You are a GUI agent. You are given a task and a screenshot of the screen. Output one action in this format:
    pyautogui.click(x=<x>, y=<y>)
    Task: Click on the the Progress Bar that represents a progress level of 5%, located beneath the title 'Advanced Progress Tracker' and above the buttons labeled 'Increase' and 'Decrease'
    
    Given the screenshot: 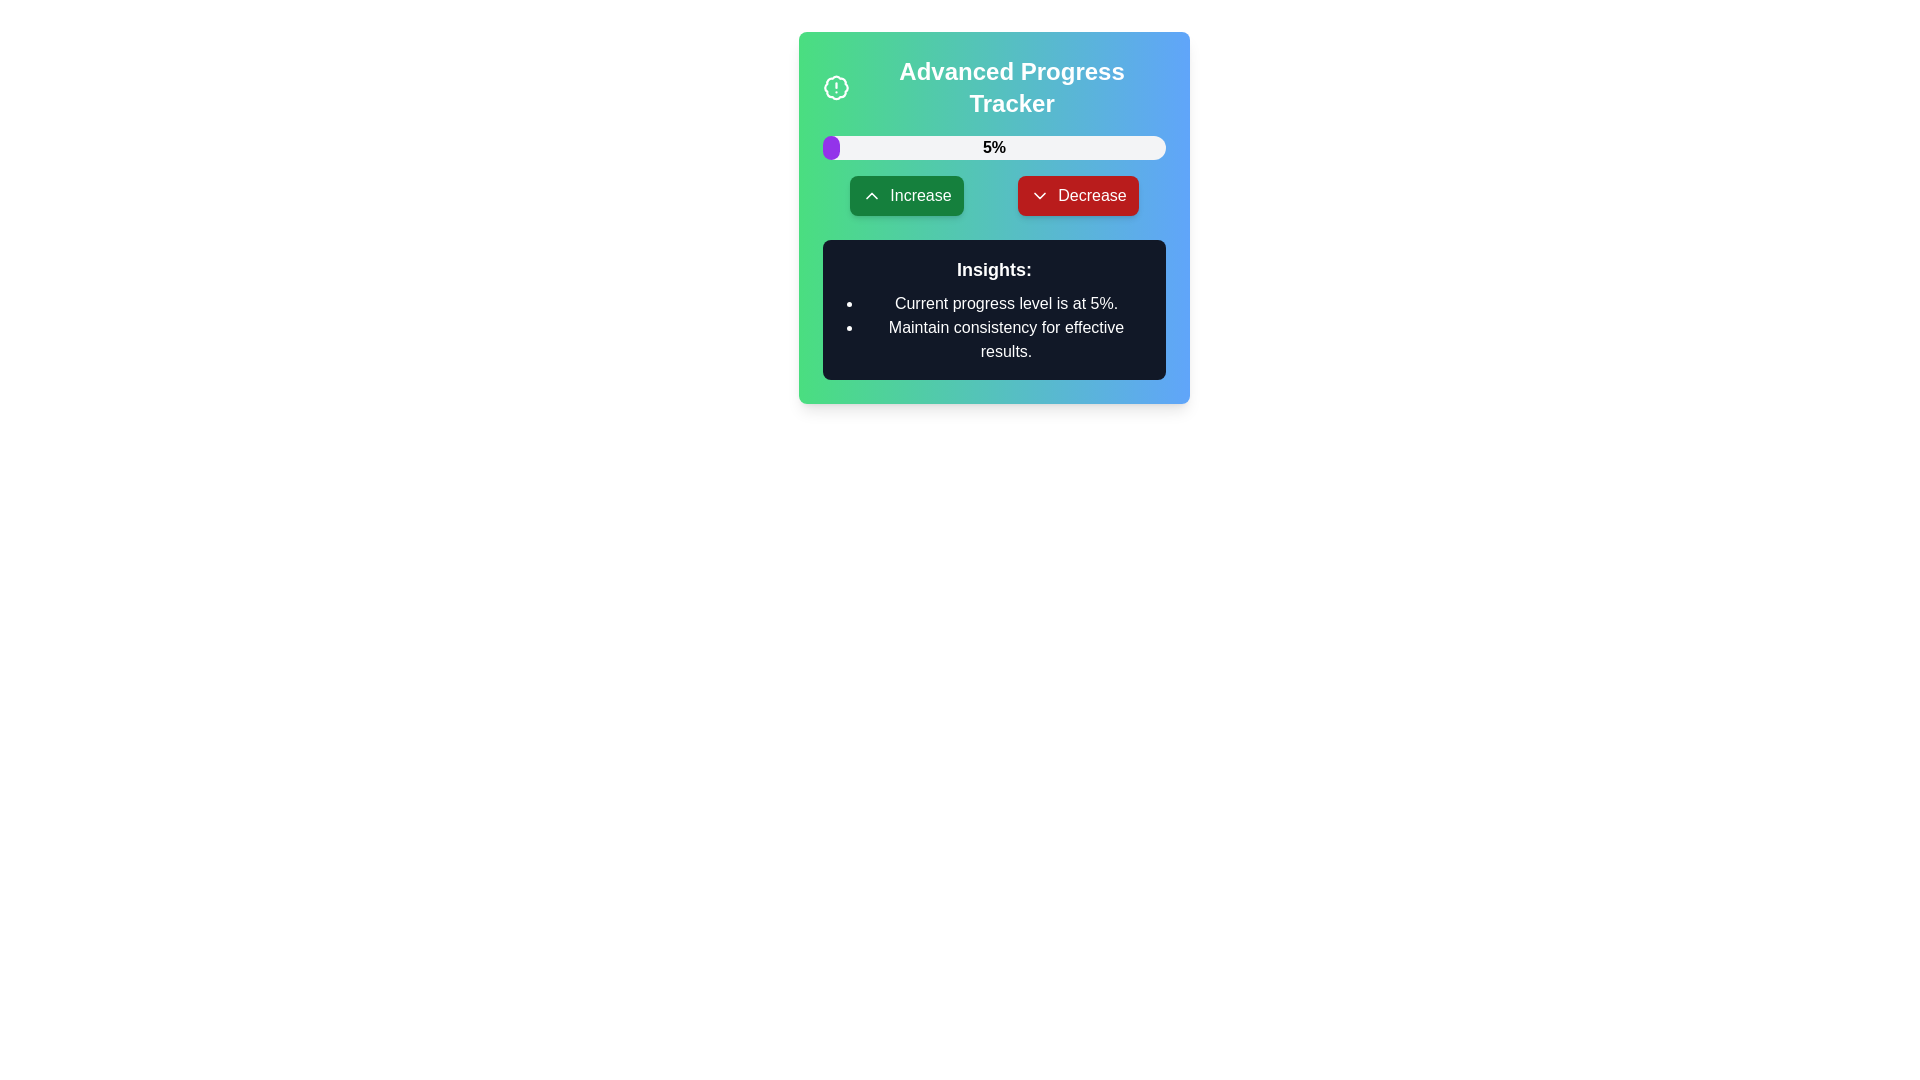 What is the action you would take?
    pyautogui.click(x=994, y=146)
    